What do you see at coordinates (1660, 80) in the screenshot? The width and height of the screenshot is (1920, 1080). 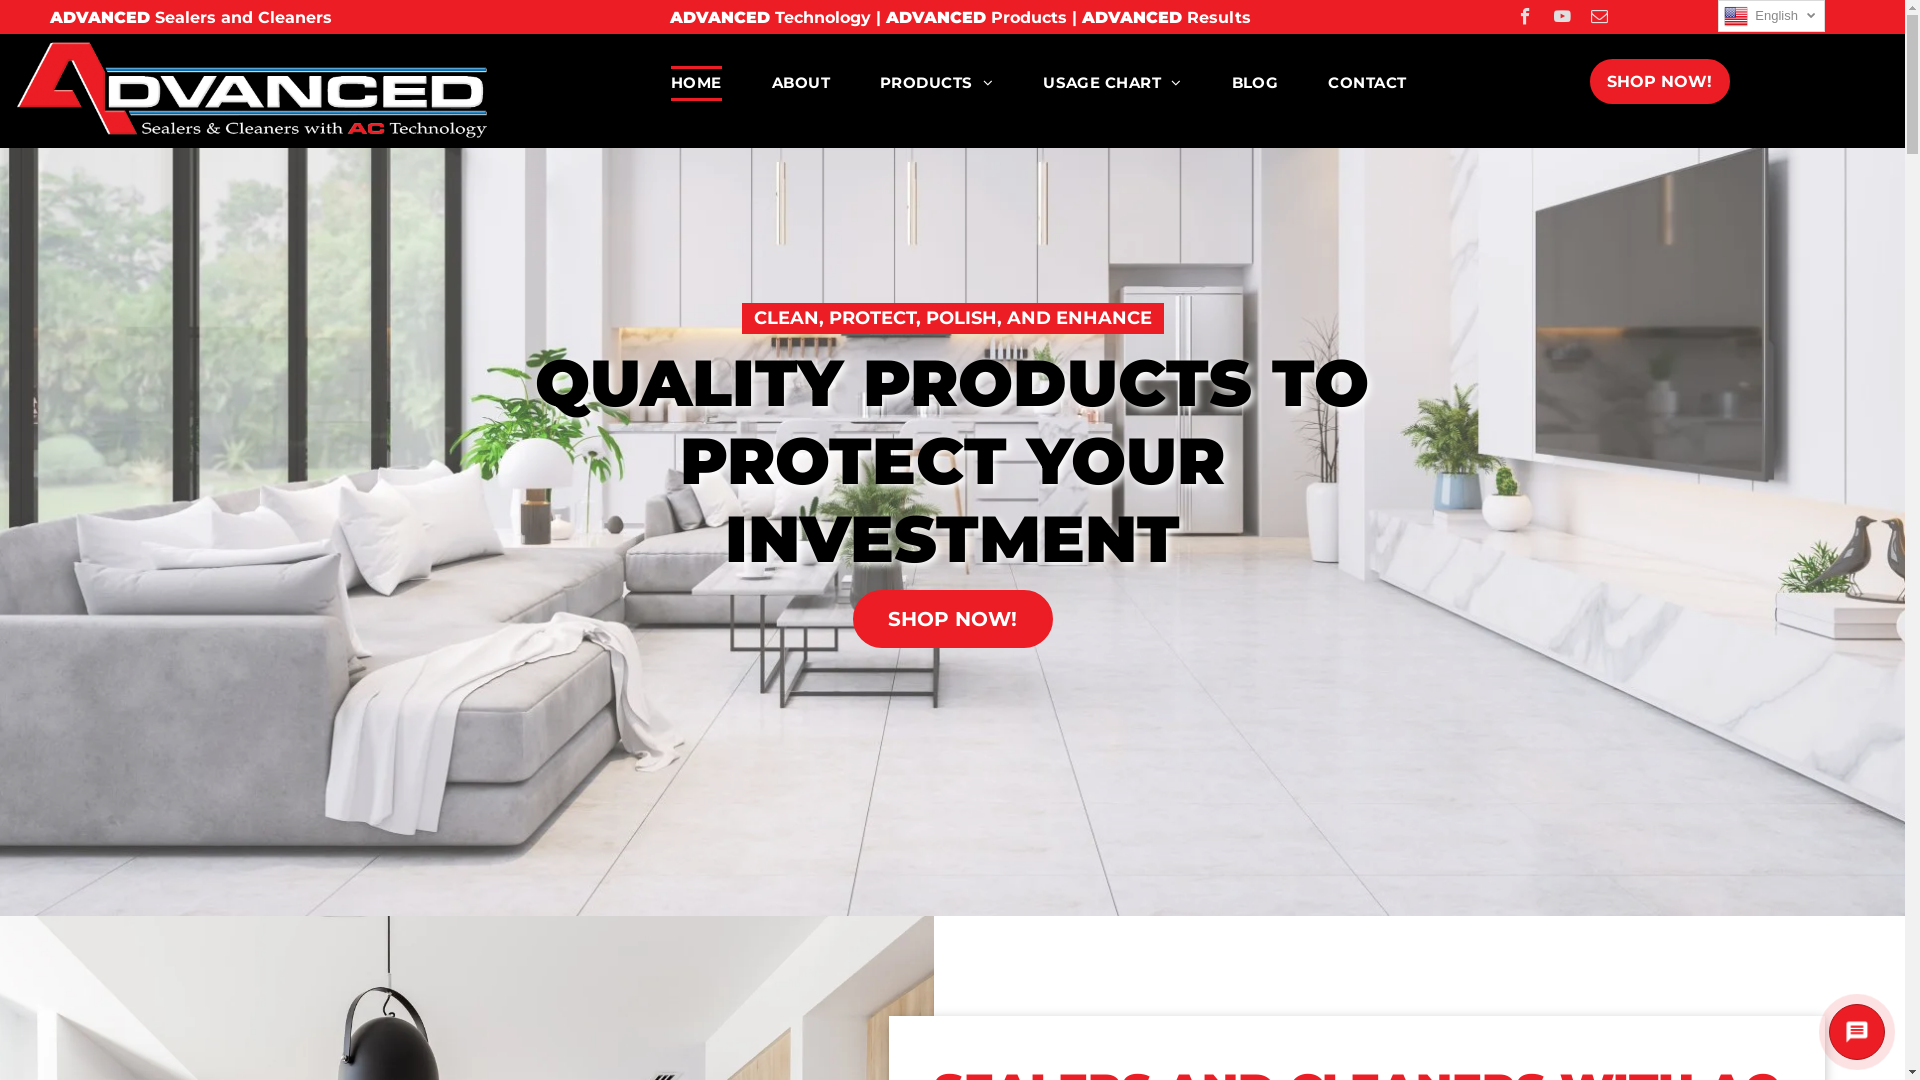 I see `'SHOP NOW!'` at bounding box center [1660, 80].